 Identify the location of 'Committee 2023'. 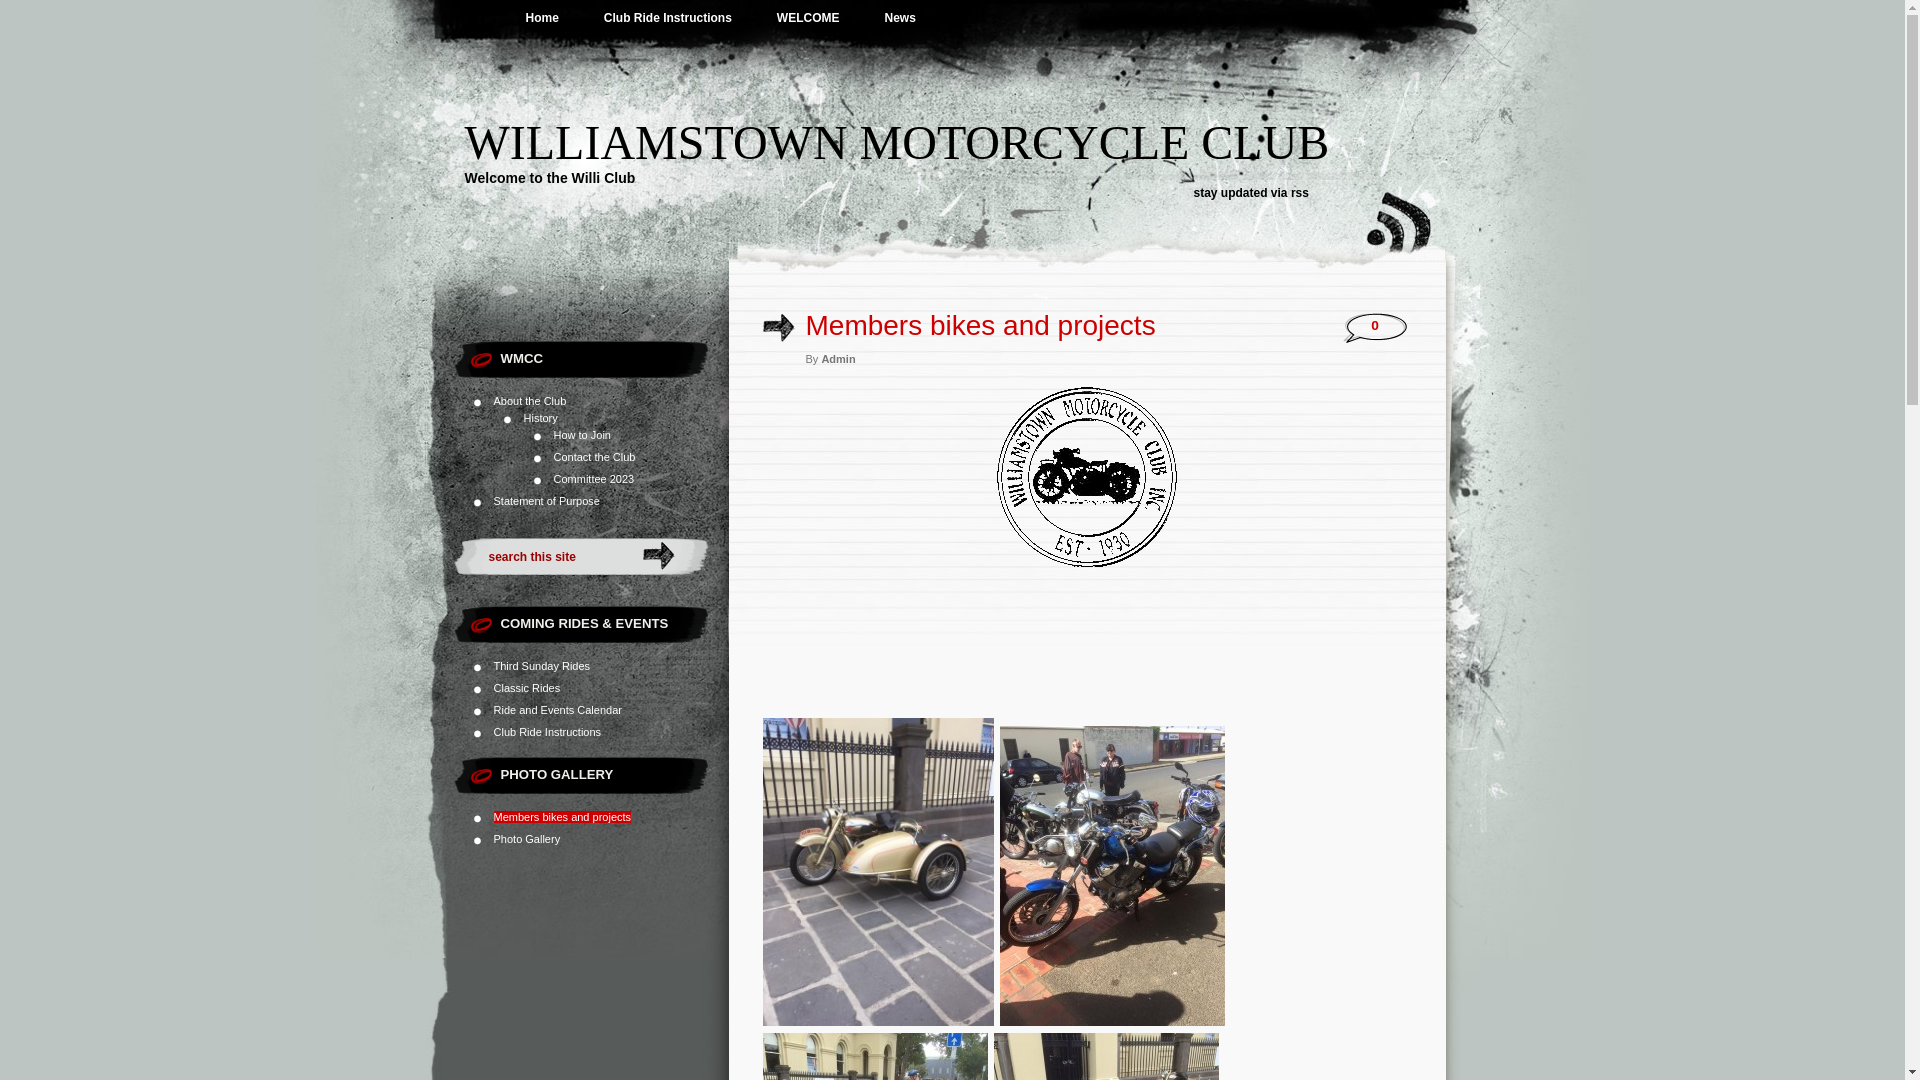
(593, 478).